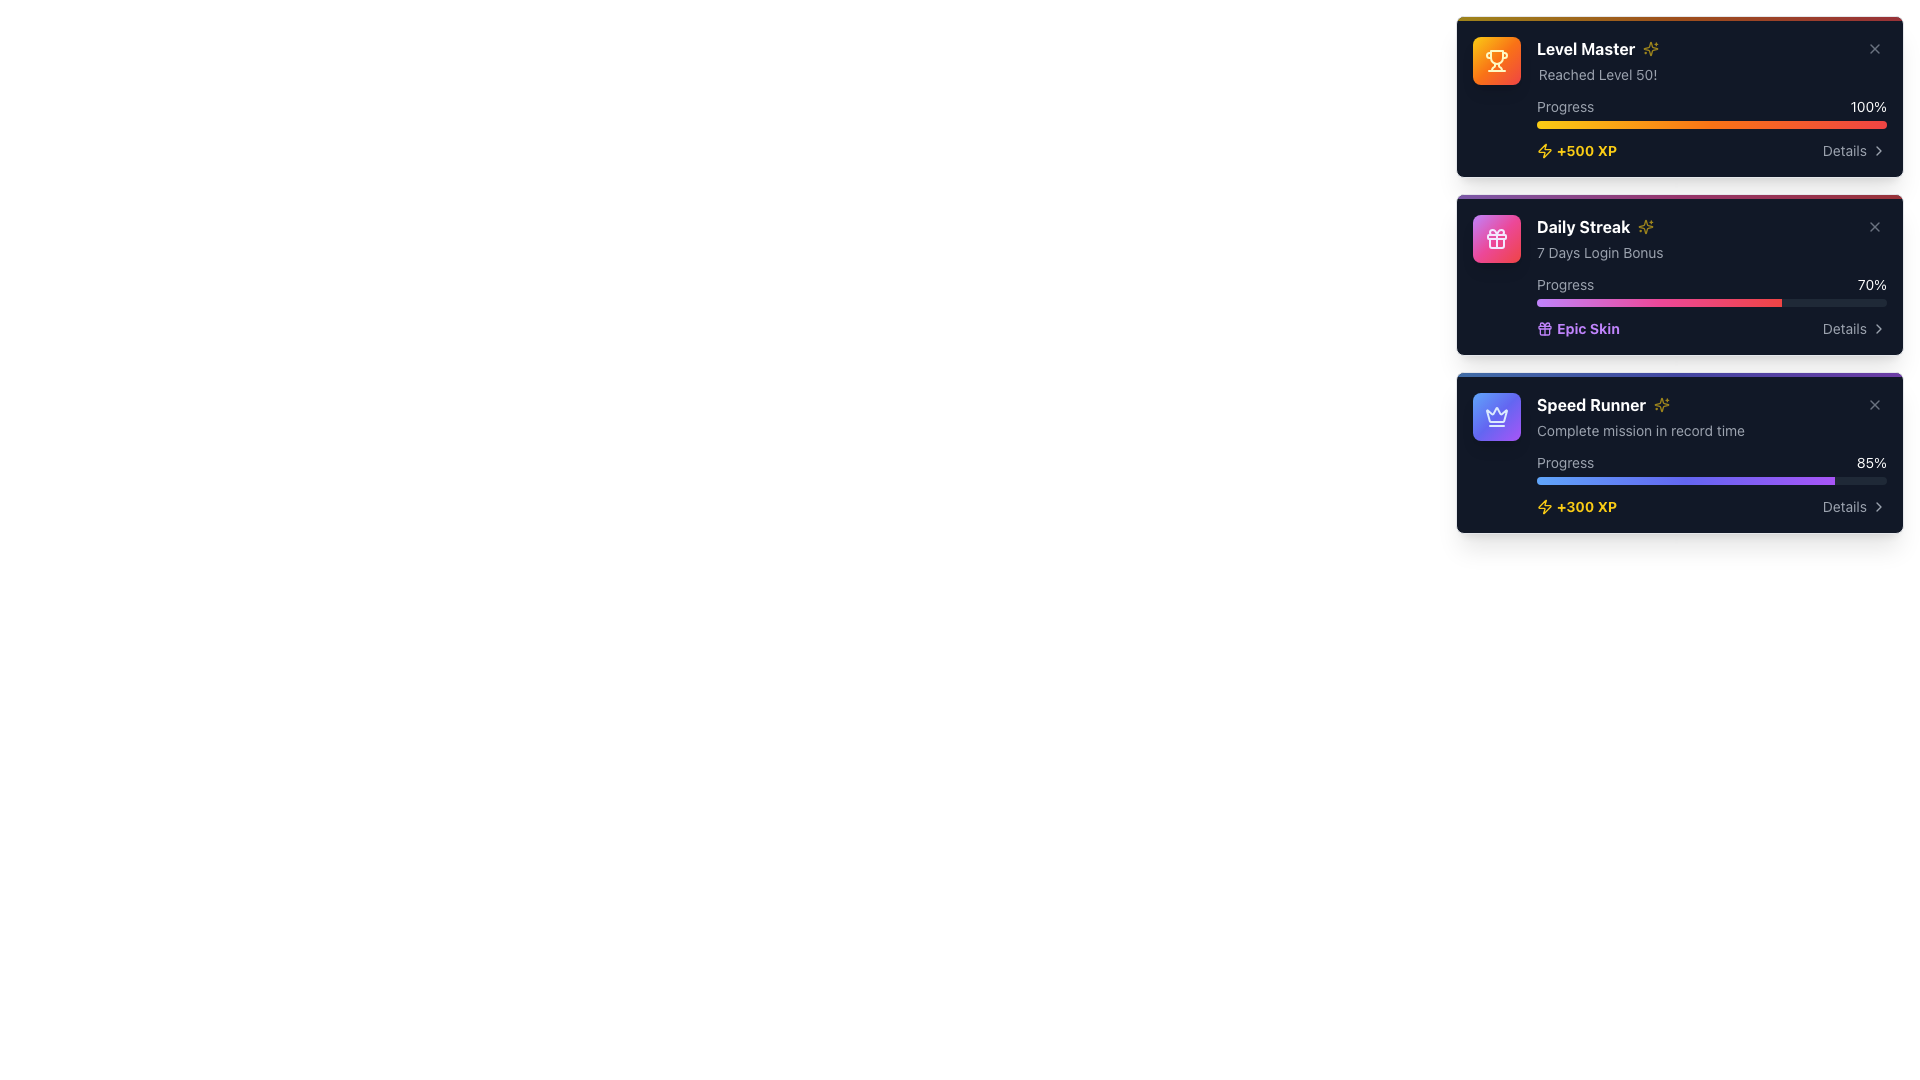 The height and width of the screenshot is (1080, 1920). I want to click on the multi-colored gradient progress bar located in the notification card titled 'Level Master ✨', which is situated directly below the 'Progress' label and above the '100%' value, so click(1711, 124).